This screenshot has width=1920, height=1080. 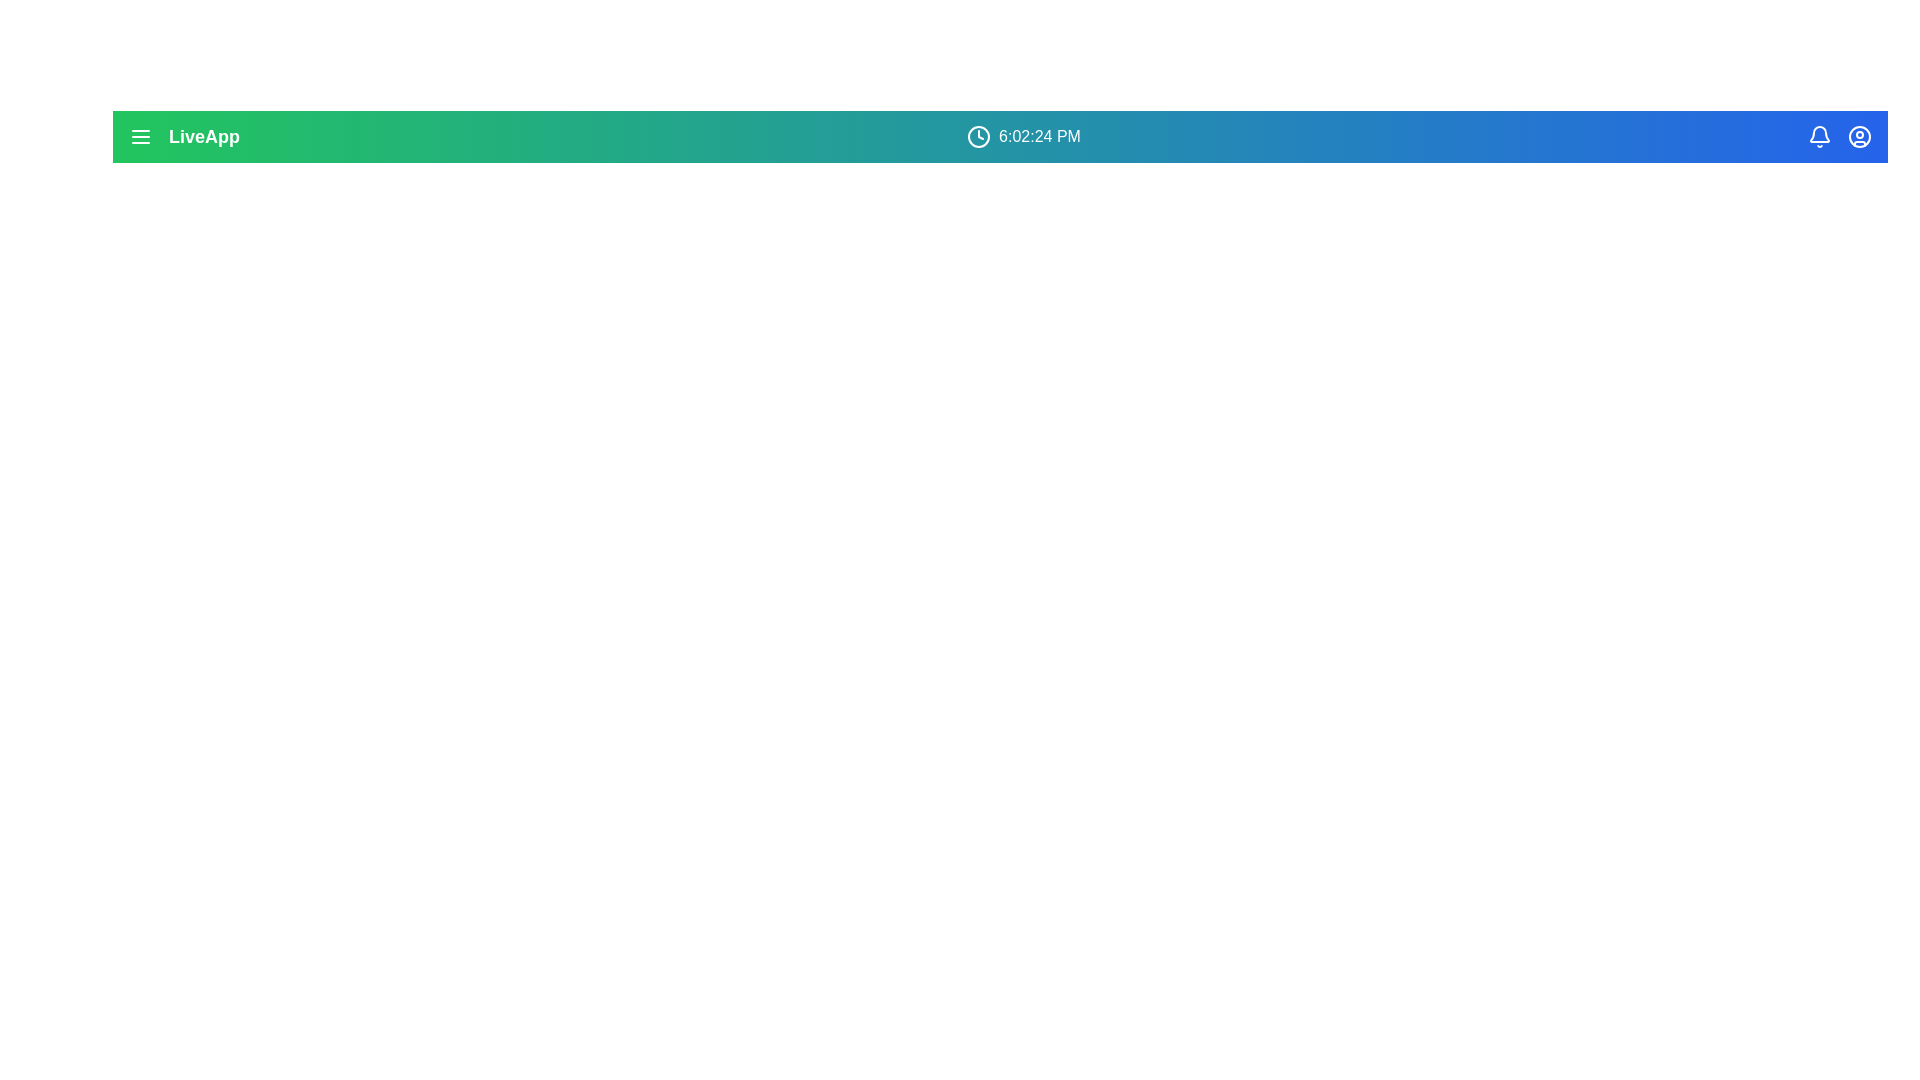 What do you see at coordinates (139, 136) in the screenshot?
I see `the menu icon to open navigation options` at bounding box center [139, 136].